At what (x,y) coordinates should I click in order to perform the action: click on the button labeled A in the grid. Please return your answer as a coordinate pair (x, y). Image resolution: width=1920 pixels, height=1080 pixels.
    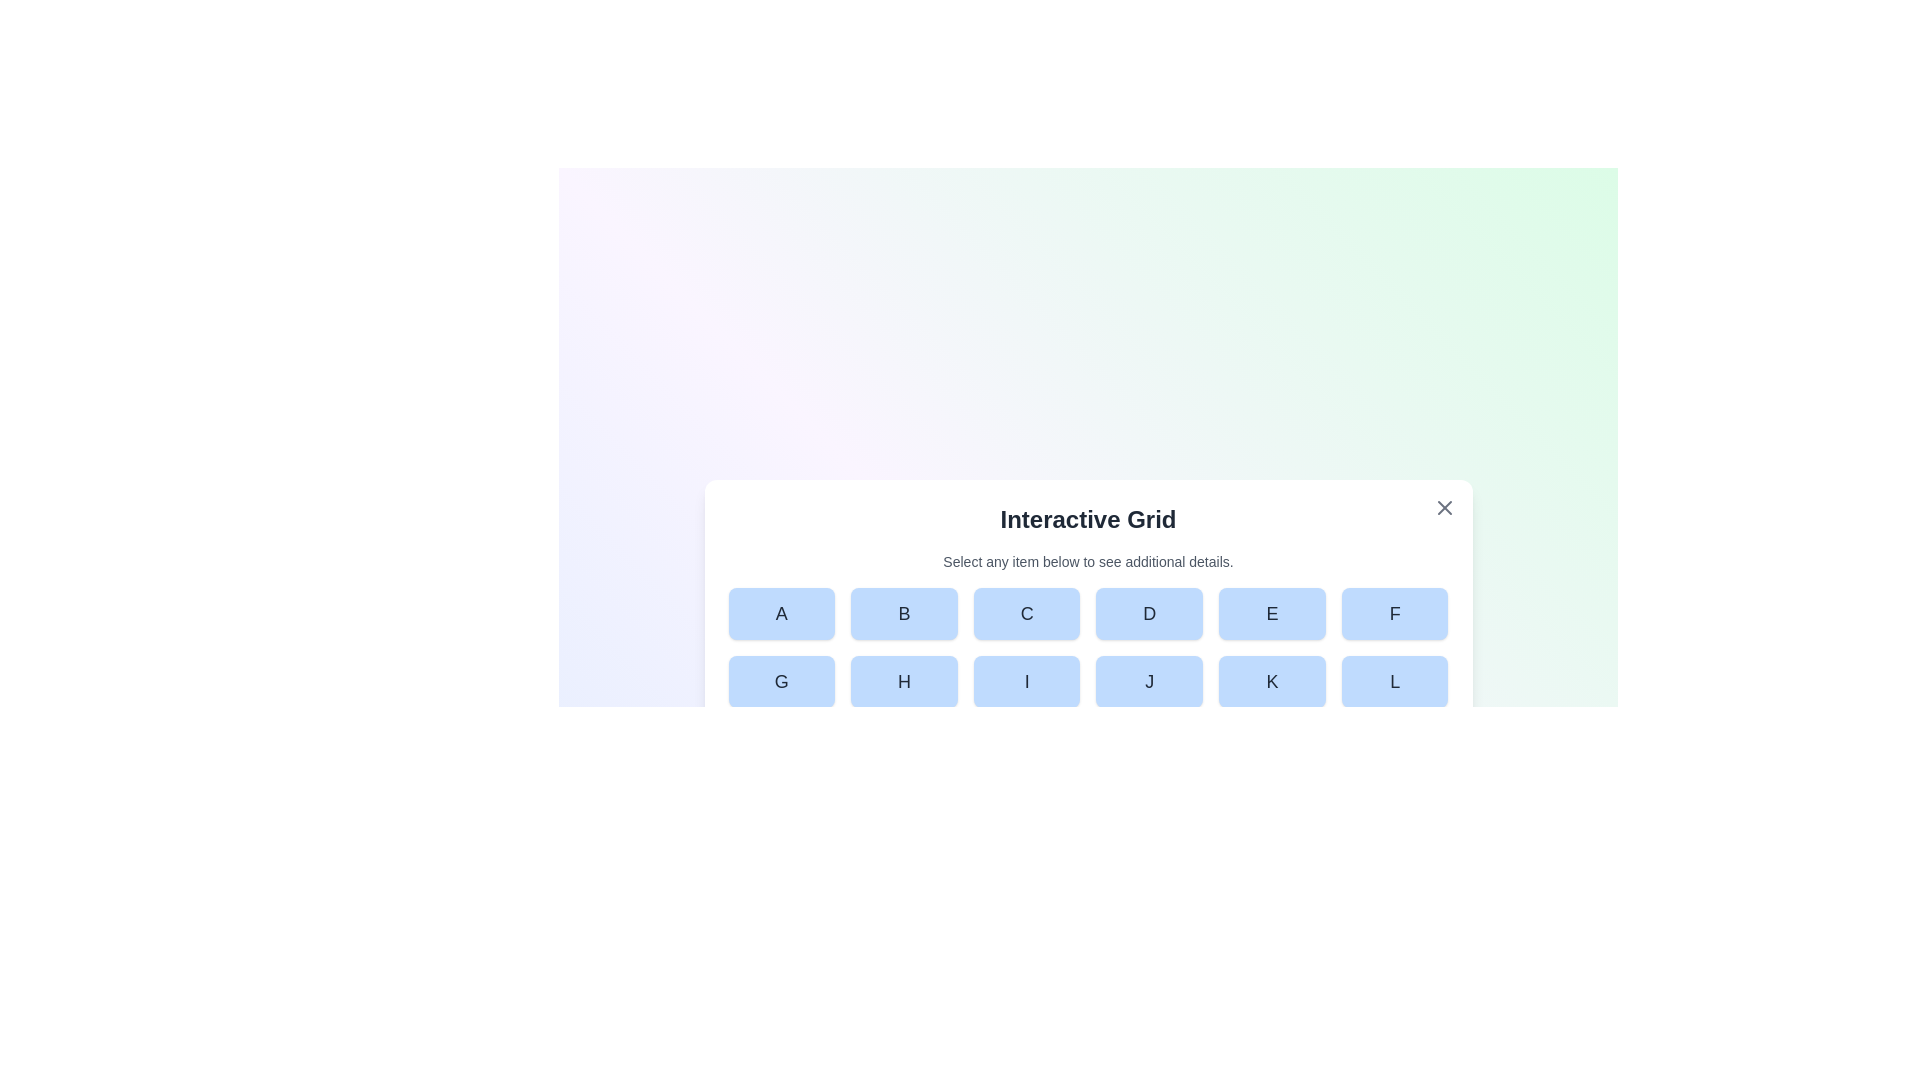
    Looking at the image, I should click on (780, 612).